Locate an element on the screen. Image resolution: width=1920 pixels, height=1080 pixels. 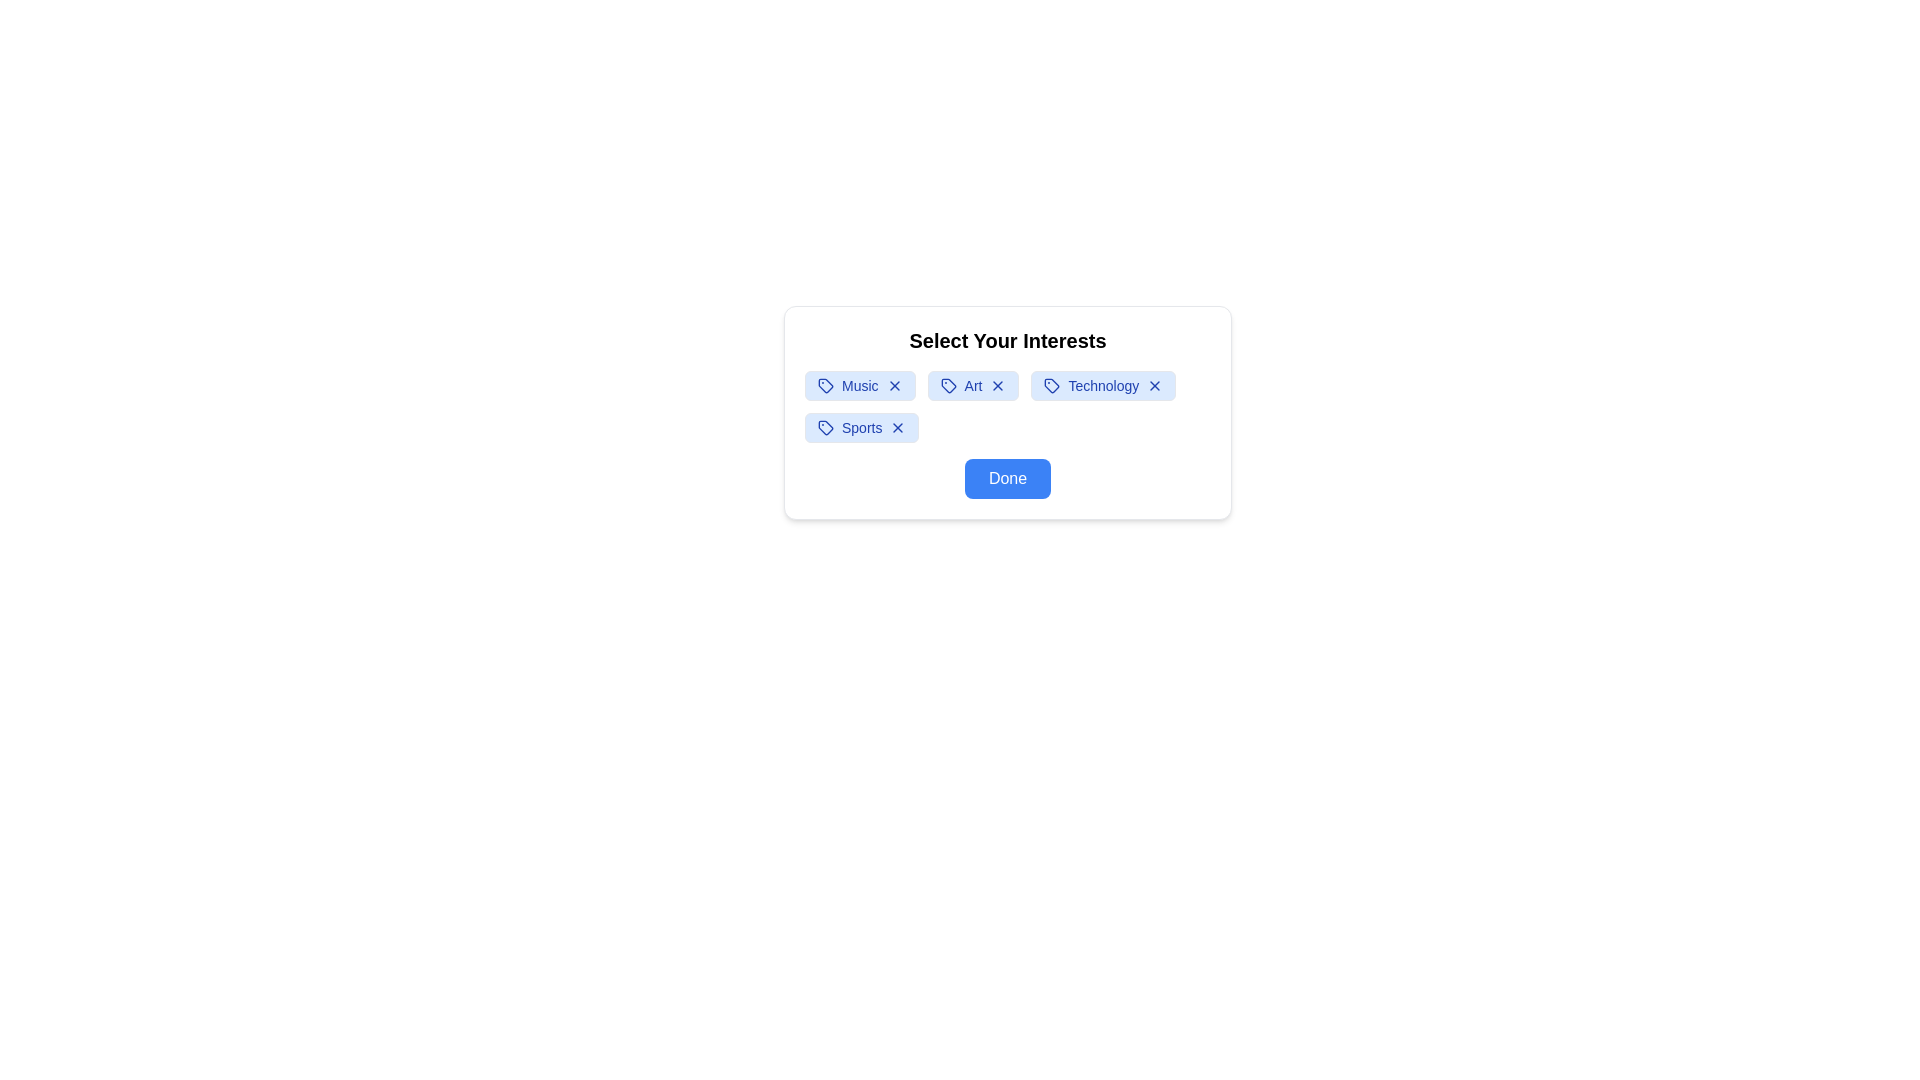
the 'Select Your Interests' text to highlight it is located at coordinates (1008, 339).